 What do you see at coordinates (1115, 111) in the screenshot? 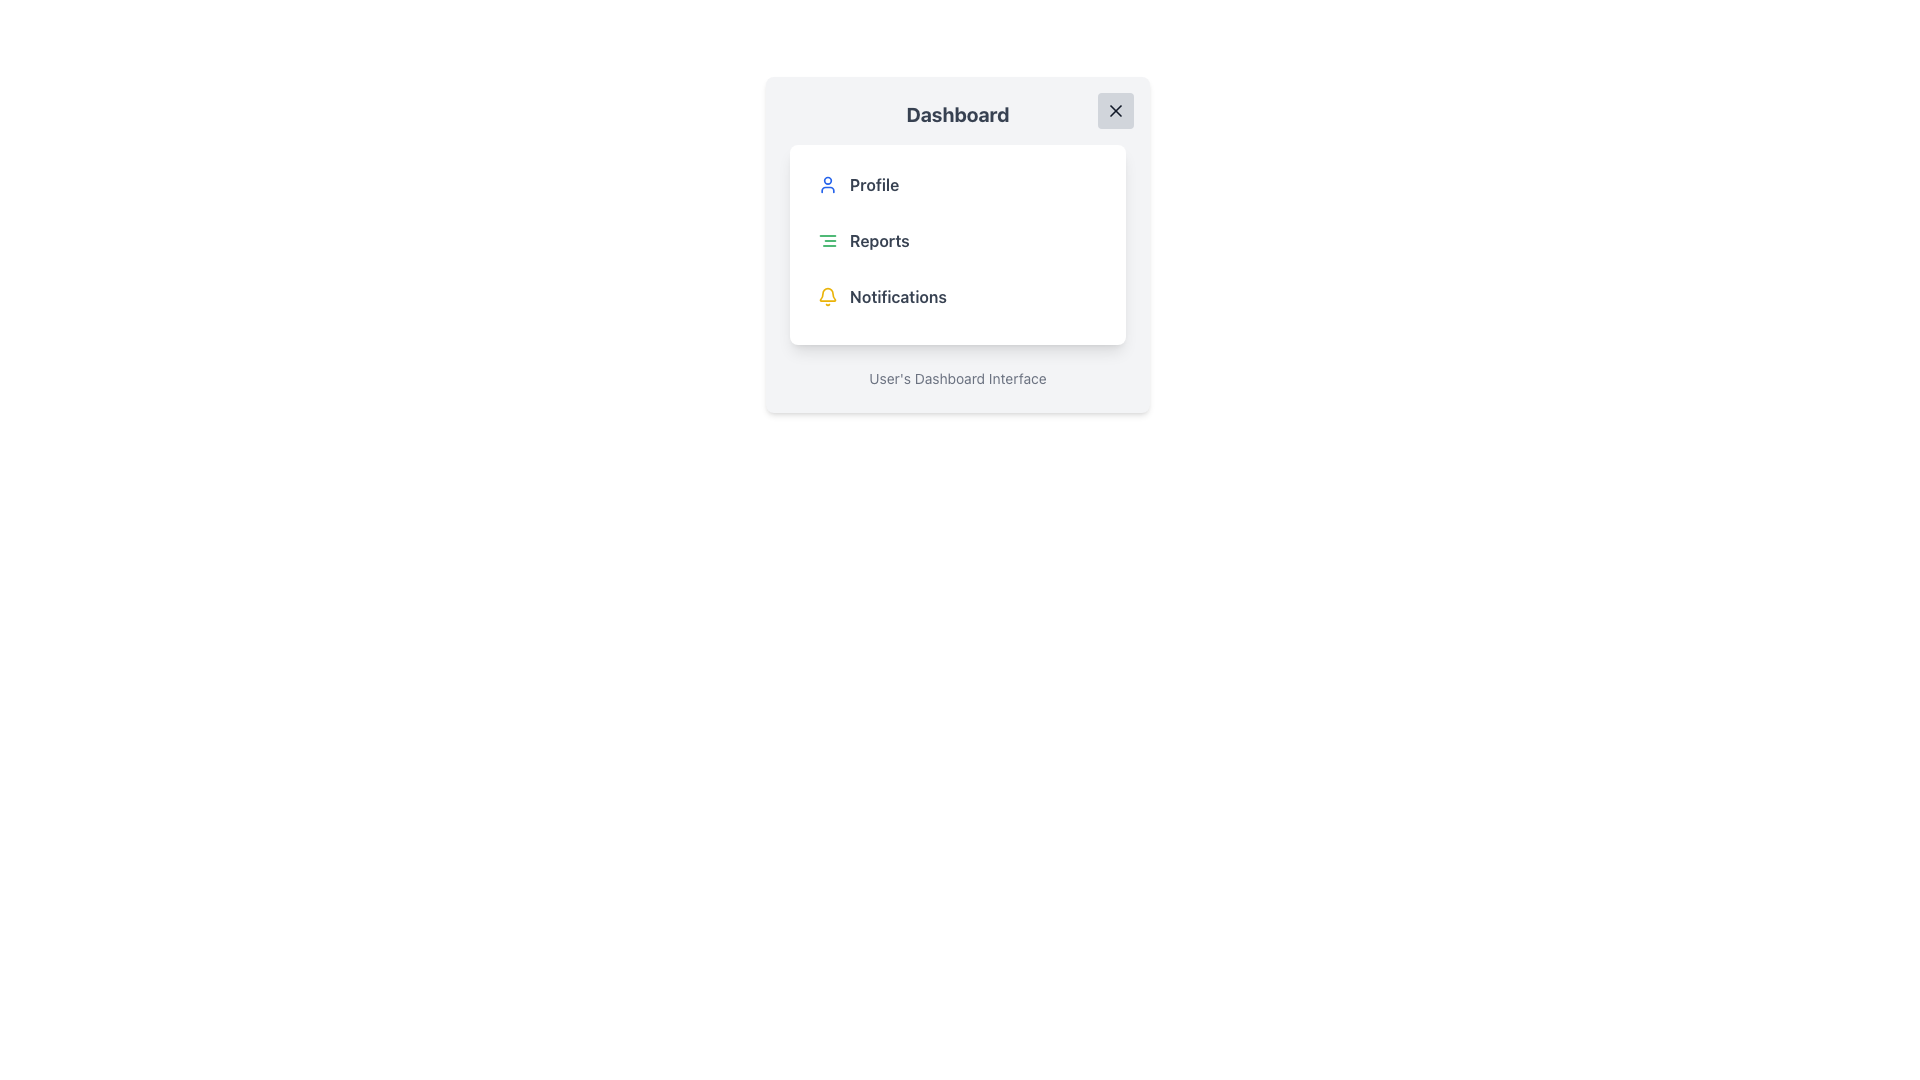
I see `the close button icon located at the top-right corner of the card` at bounding box center [1115, 111].